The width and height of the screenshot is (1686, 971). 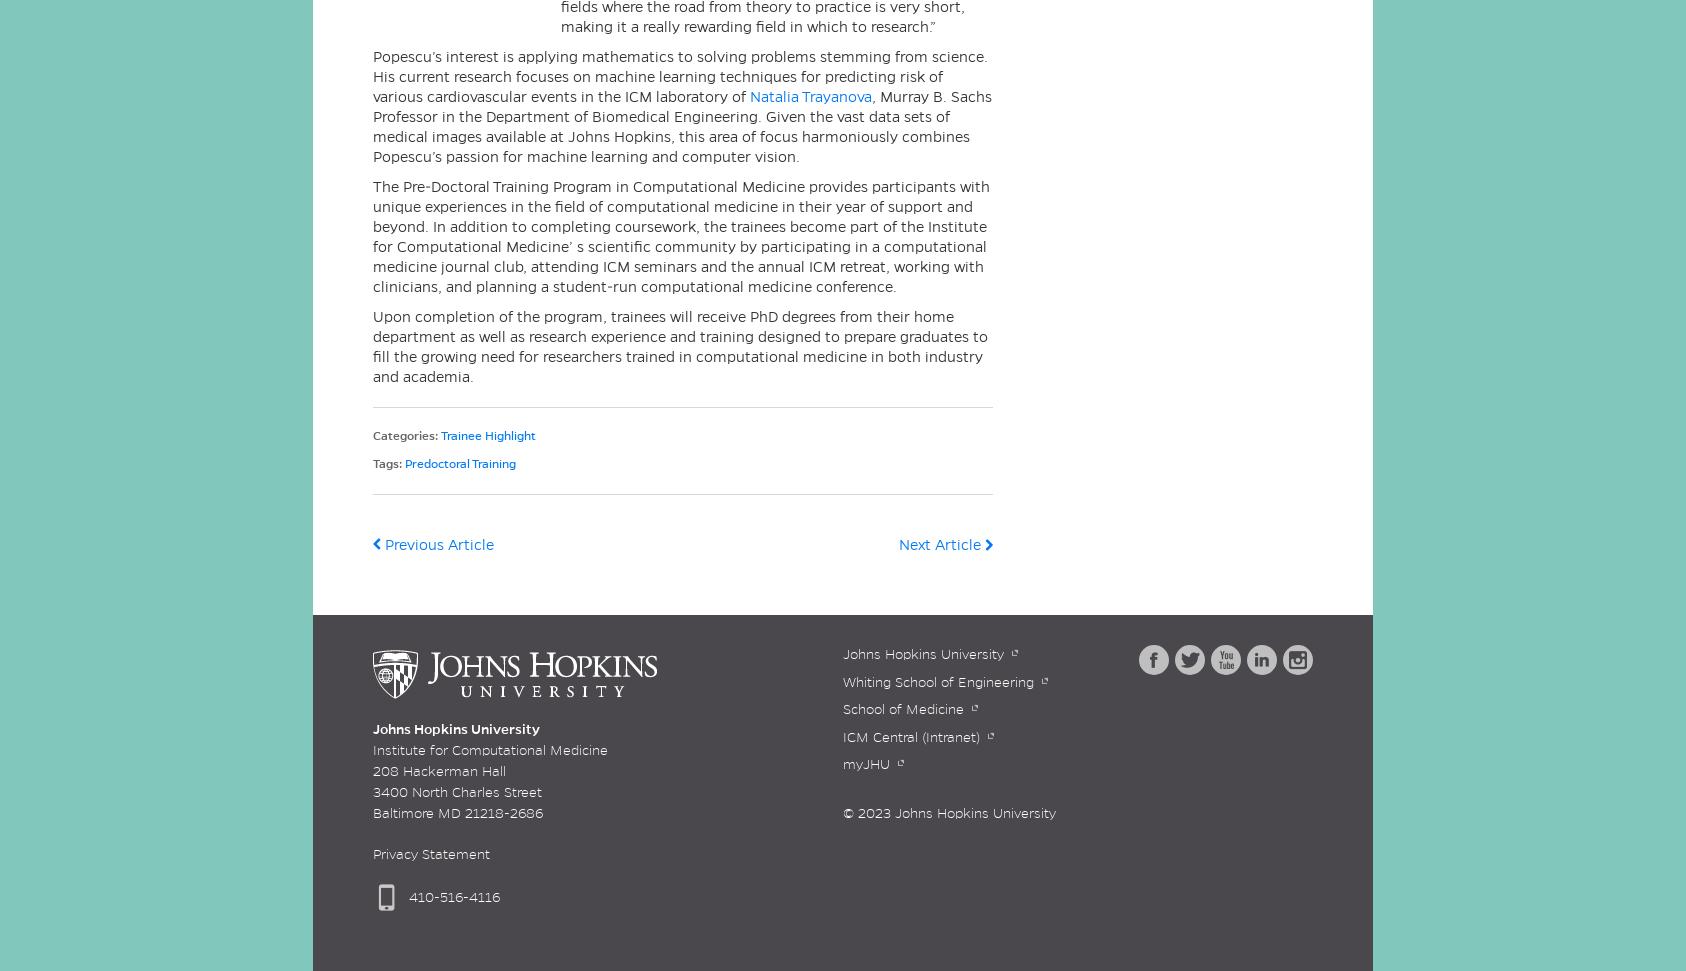 What do you see at coordinates (843, 735) in the screenshot?
I see `'ICM Central (Intranet)'` at bounding box center [843, 735].